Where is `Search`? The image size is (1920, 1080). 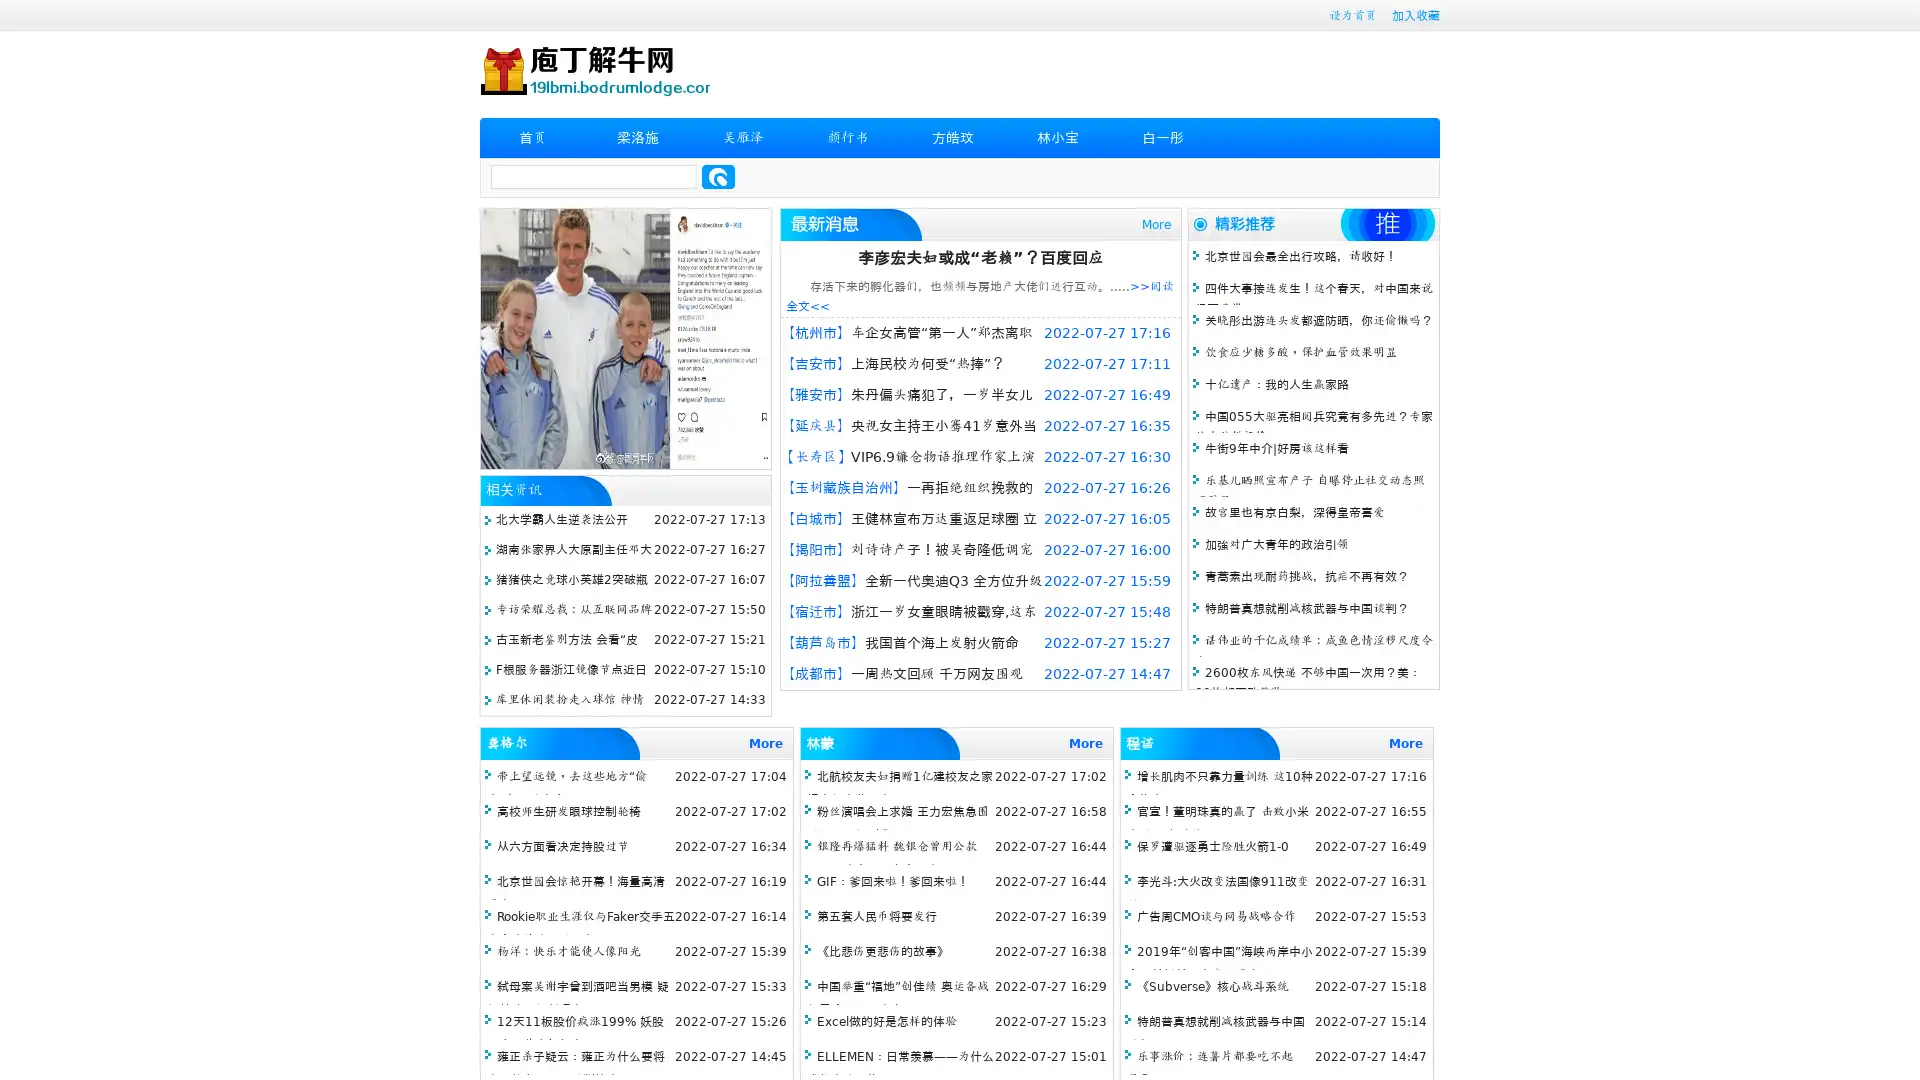 Search is located at coordinates (718, 176).